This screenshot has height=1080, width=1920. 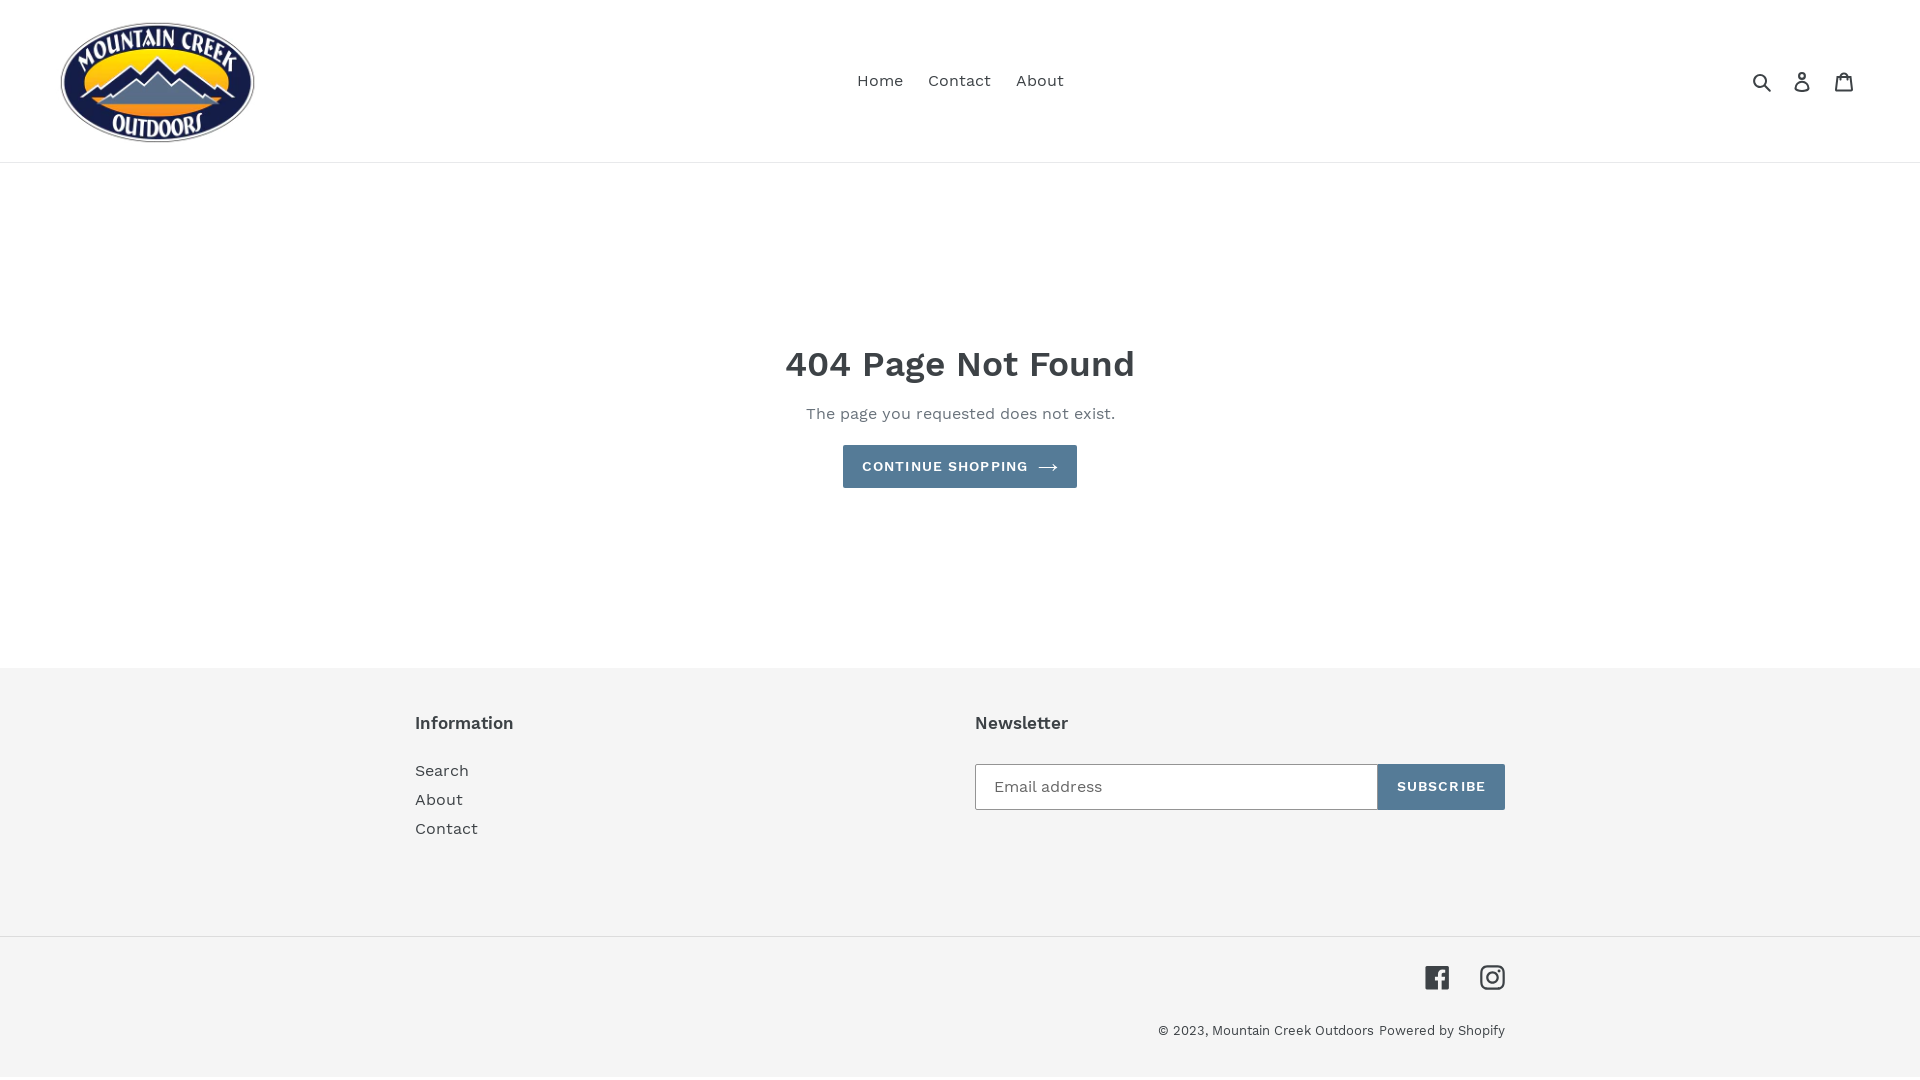 I want to click on 'Cart', so click(x=1842, y=80).